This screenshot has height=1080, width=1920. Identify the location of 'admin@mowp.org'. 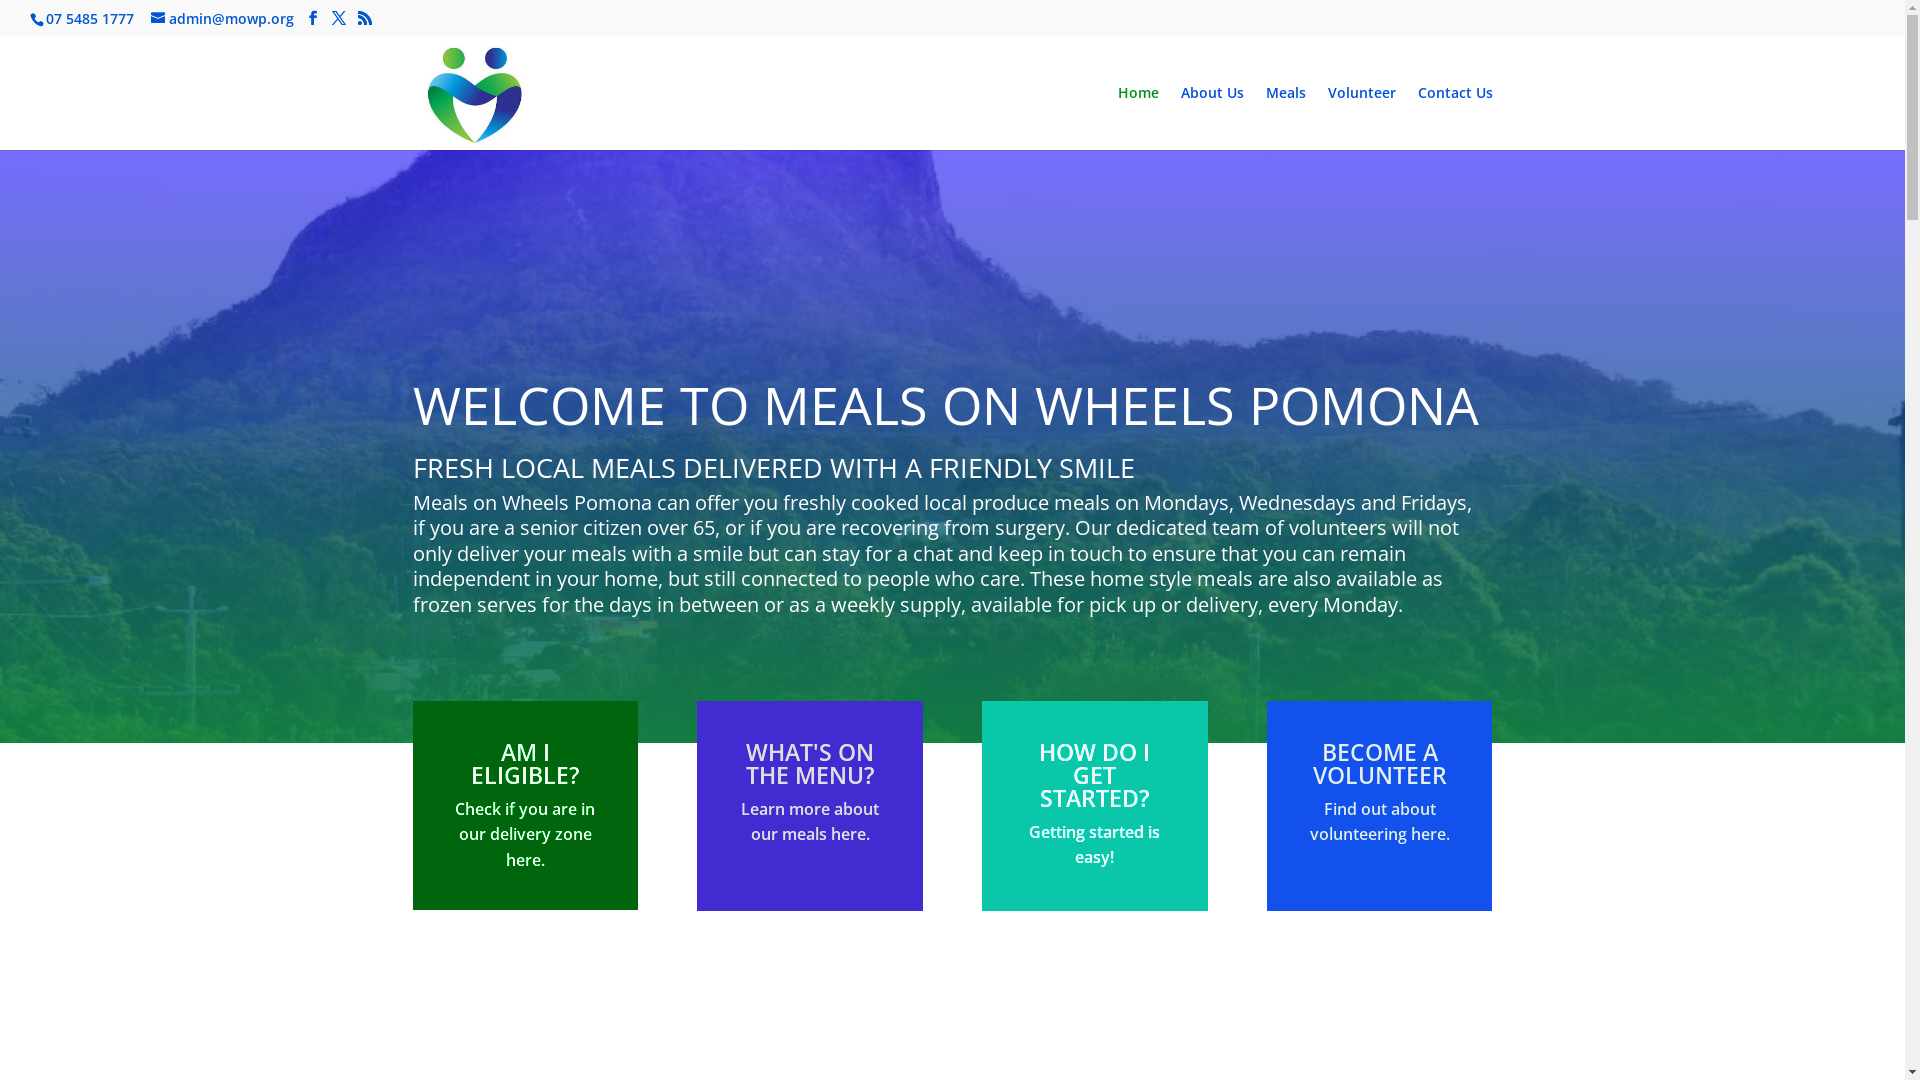
(222, 17).